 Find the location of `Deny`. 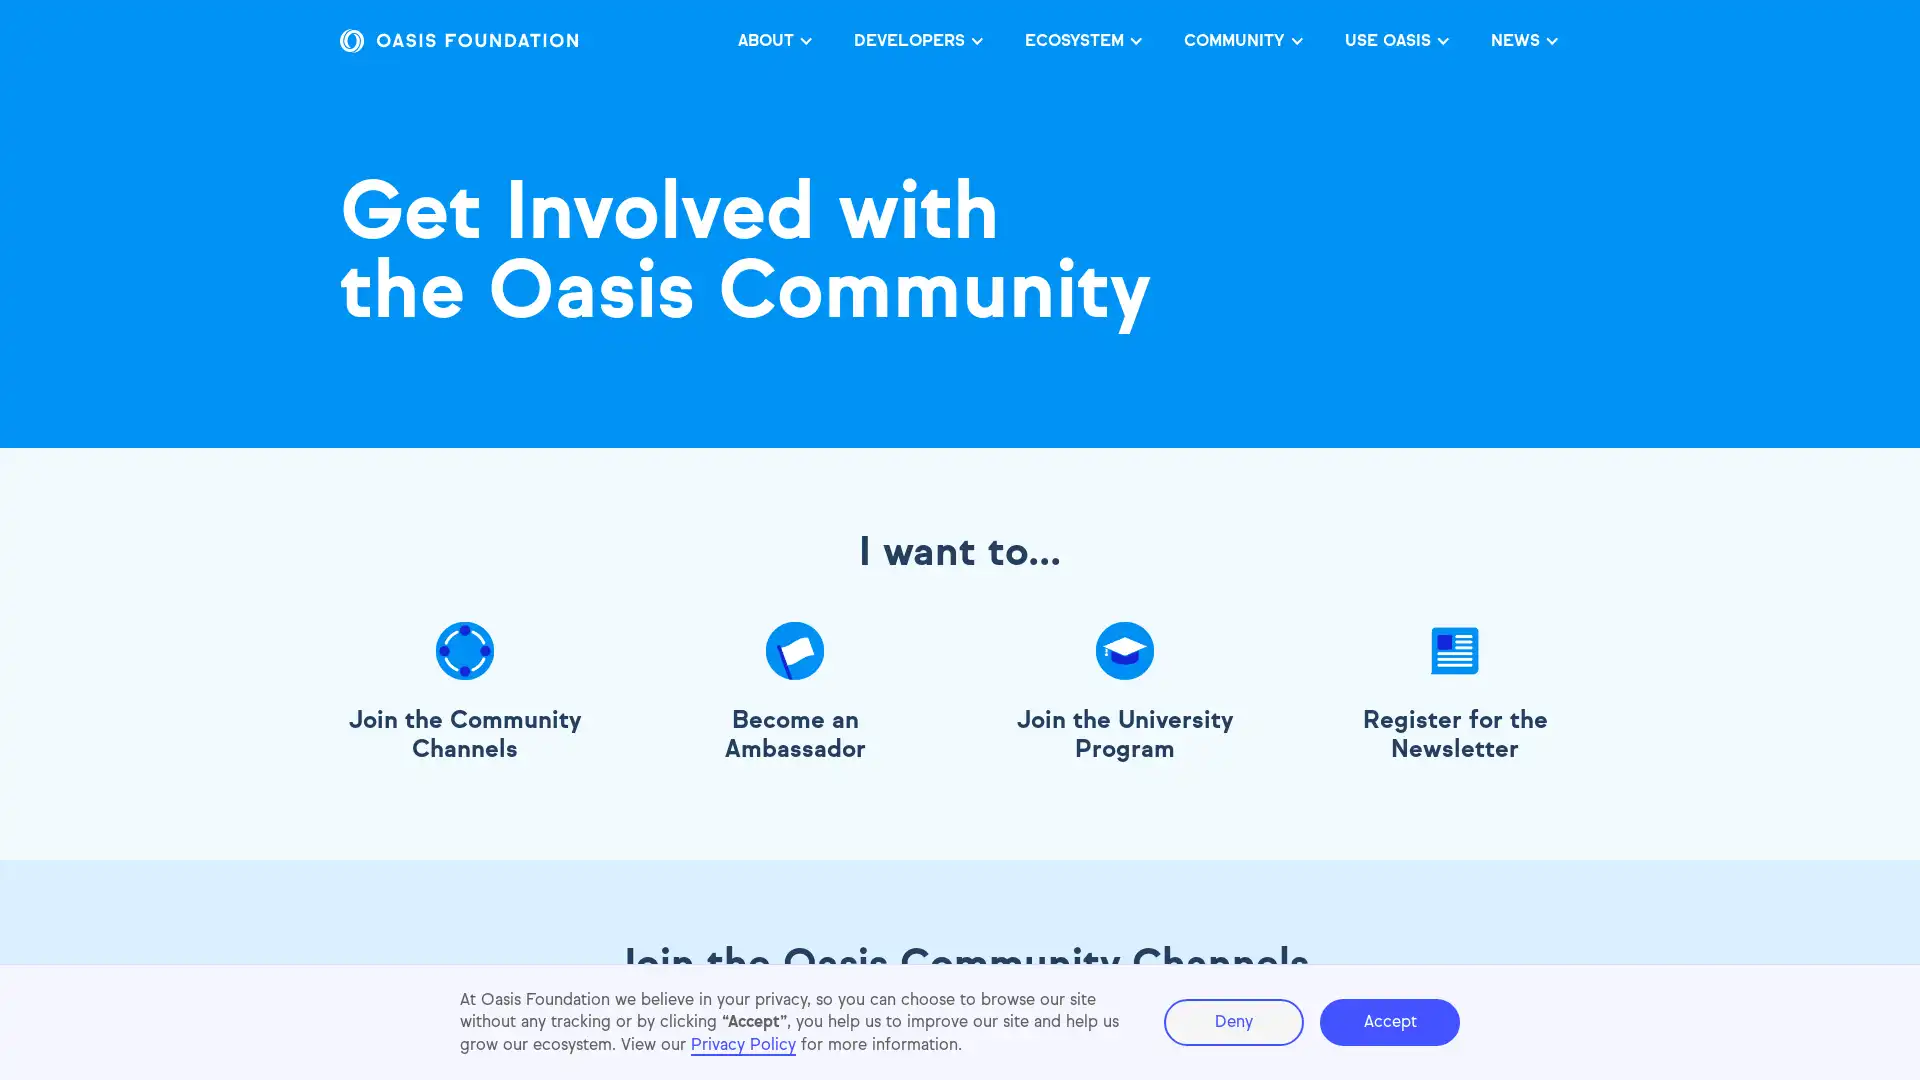

Deny is located at coordinates (1232, 1022).